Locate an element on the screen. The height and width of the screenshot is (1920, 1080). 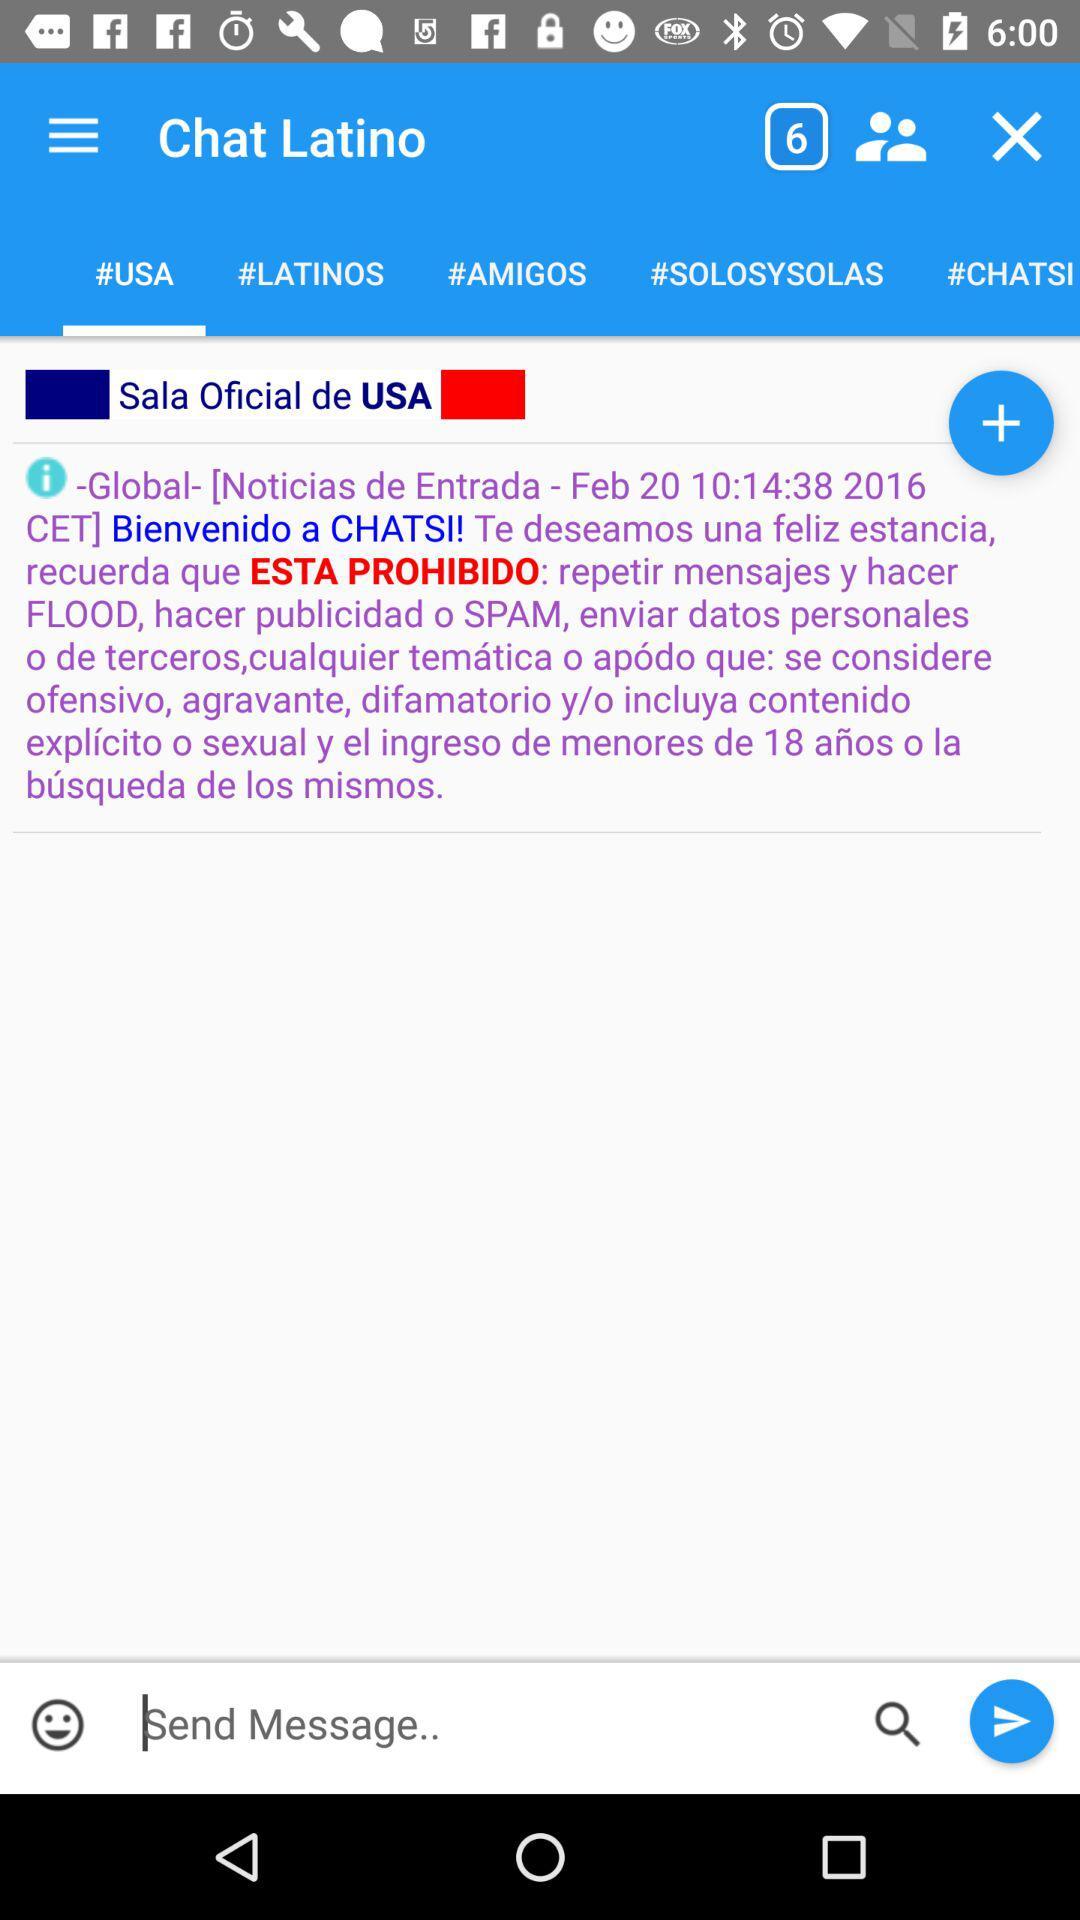
item above the #solosysolas is located at coordinates (795, 135).